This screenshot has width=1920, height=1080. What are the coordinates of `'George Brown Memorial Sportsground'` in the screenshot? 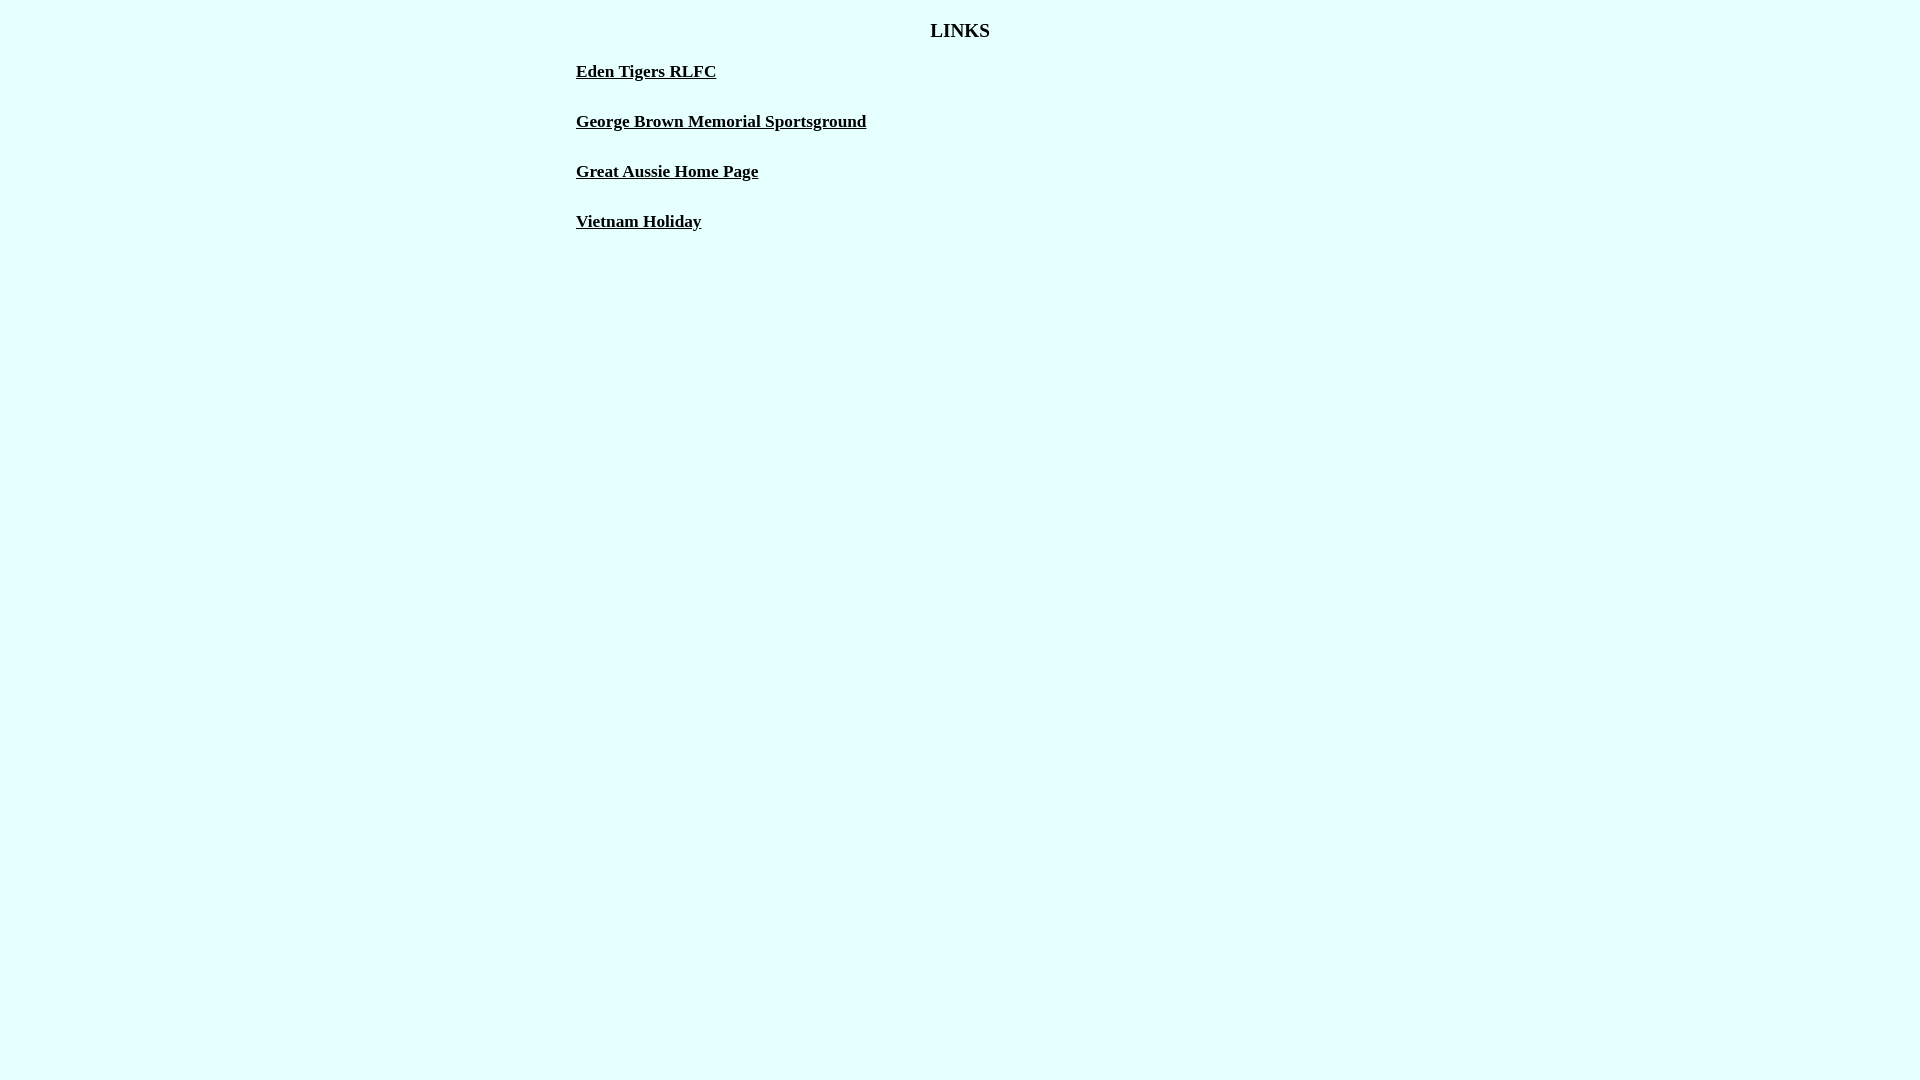 It's located at (720, 121).